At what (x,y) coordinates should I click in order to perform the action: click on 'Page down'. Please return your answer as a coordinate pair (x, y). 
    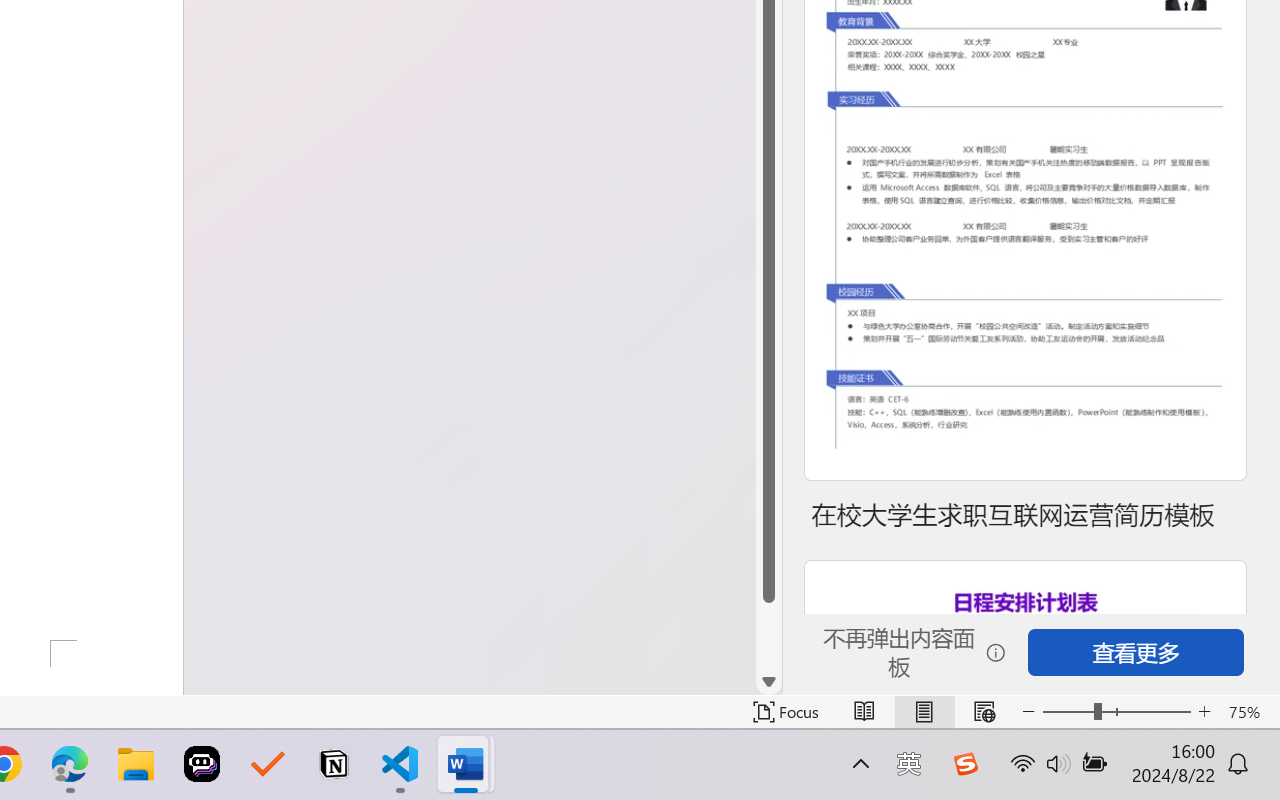
    Looking at the image, I should click on (768, 635).